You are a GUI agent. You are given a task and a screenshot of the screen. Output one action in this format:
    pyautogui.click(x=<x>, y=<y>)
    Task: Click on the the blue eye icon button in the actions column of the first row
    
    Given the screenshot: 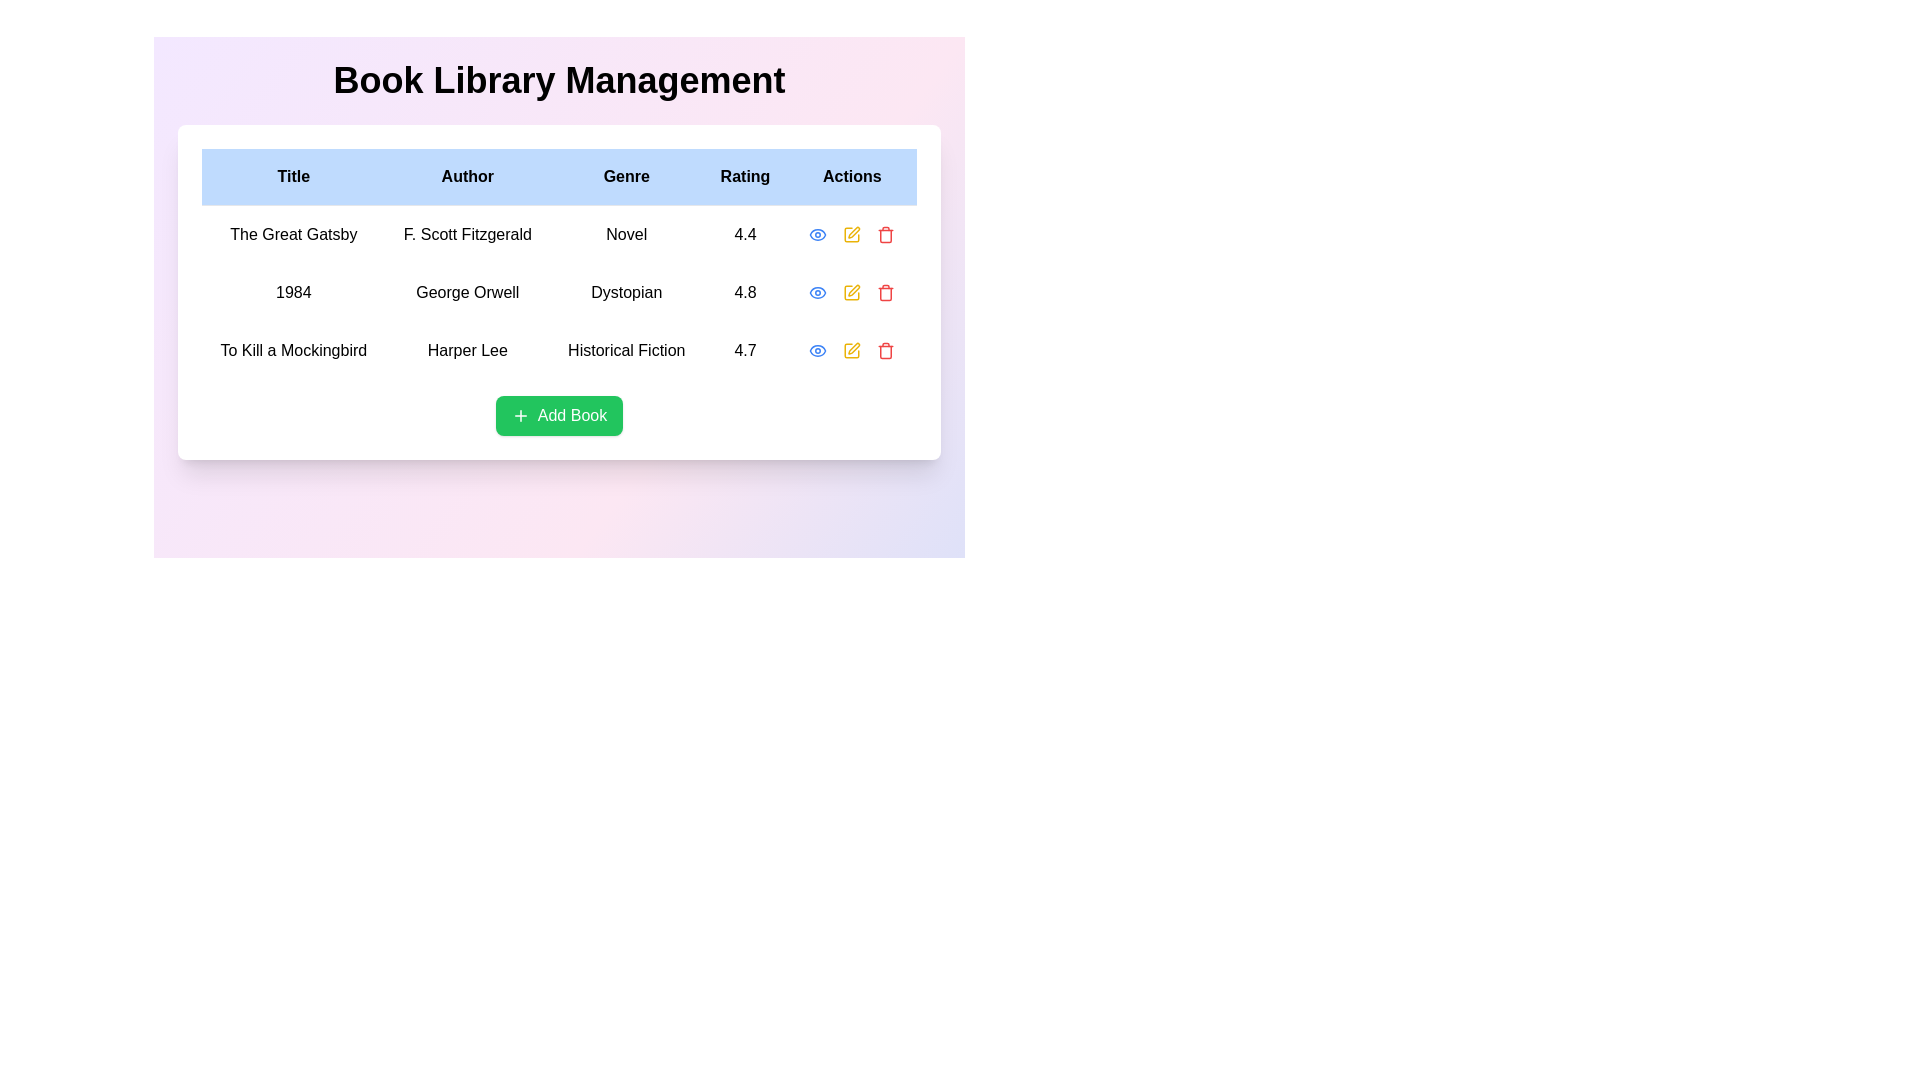 What is the action you would take?
    pyautogui.click(x=818, y=234)
    